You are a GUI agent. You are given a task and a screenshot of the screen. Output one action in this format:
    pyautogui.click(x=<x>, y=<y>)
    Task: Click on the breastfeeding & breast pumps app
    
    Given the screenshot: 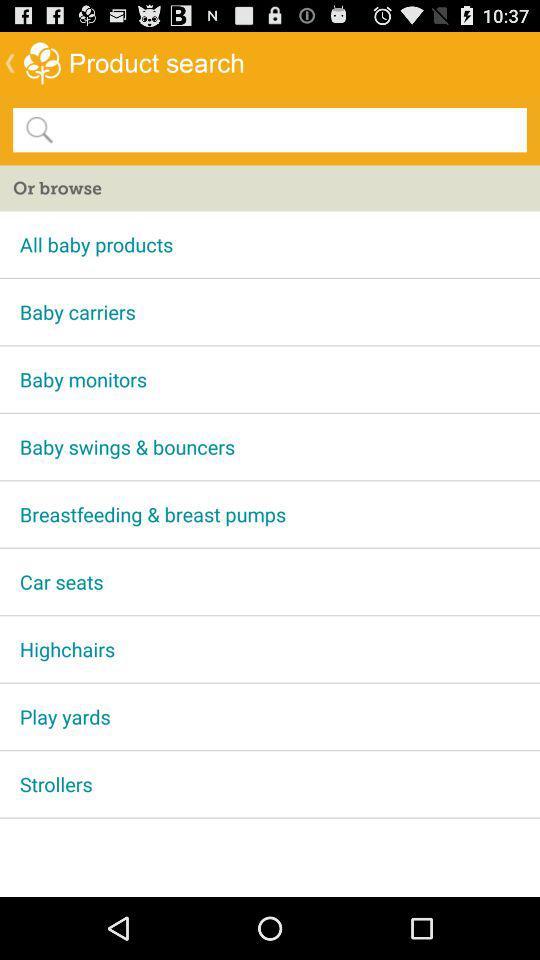 What is the action you would take?
    pyautogui.click(x=270, y=513)
    